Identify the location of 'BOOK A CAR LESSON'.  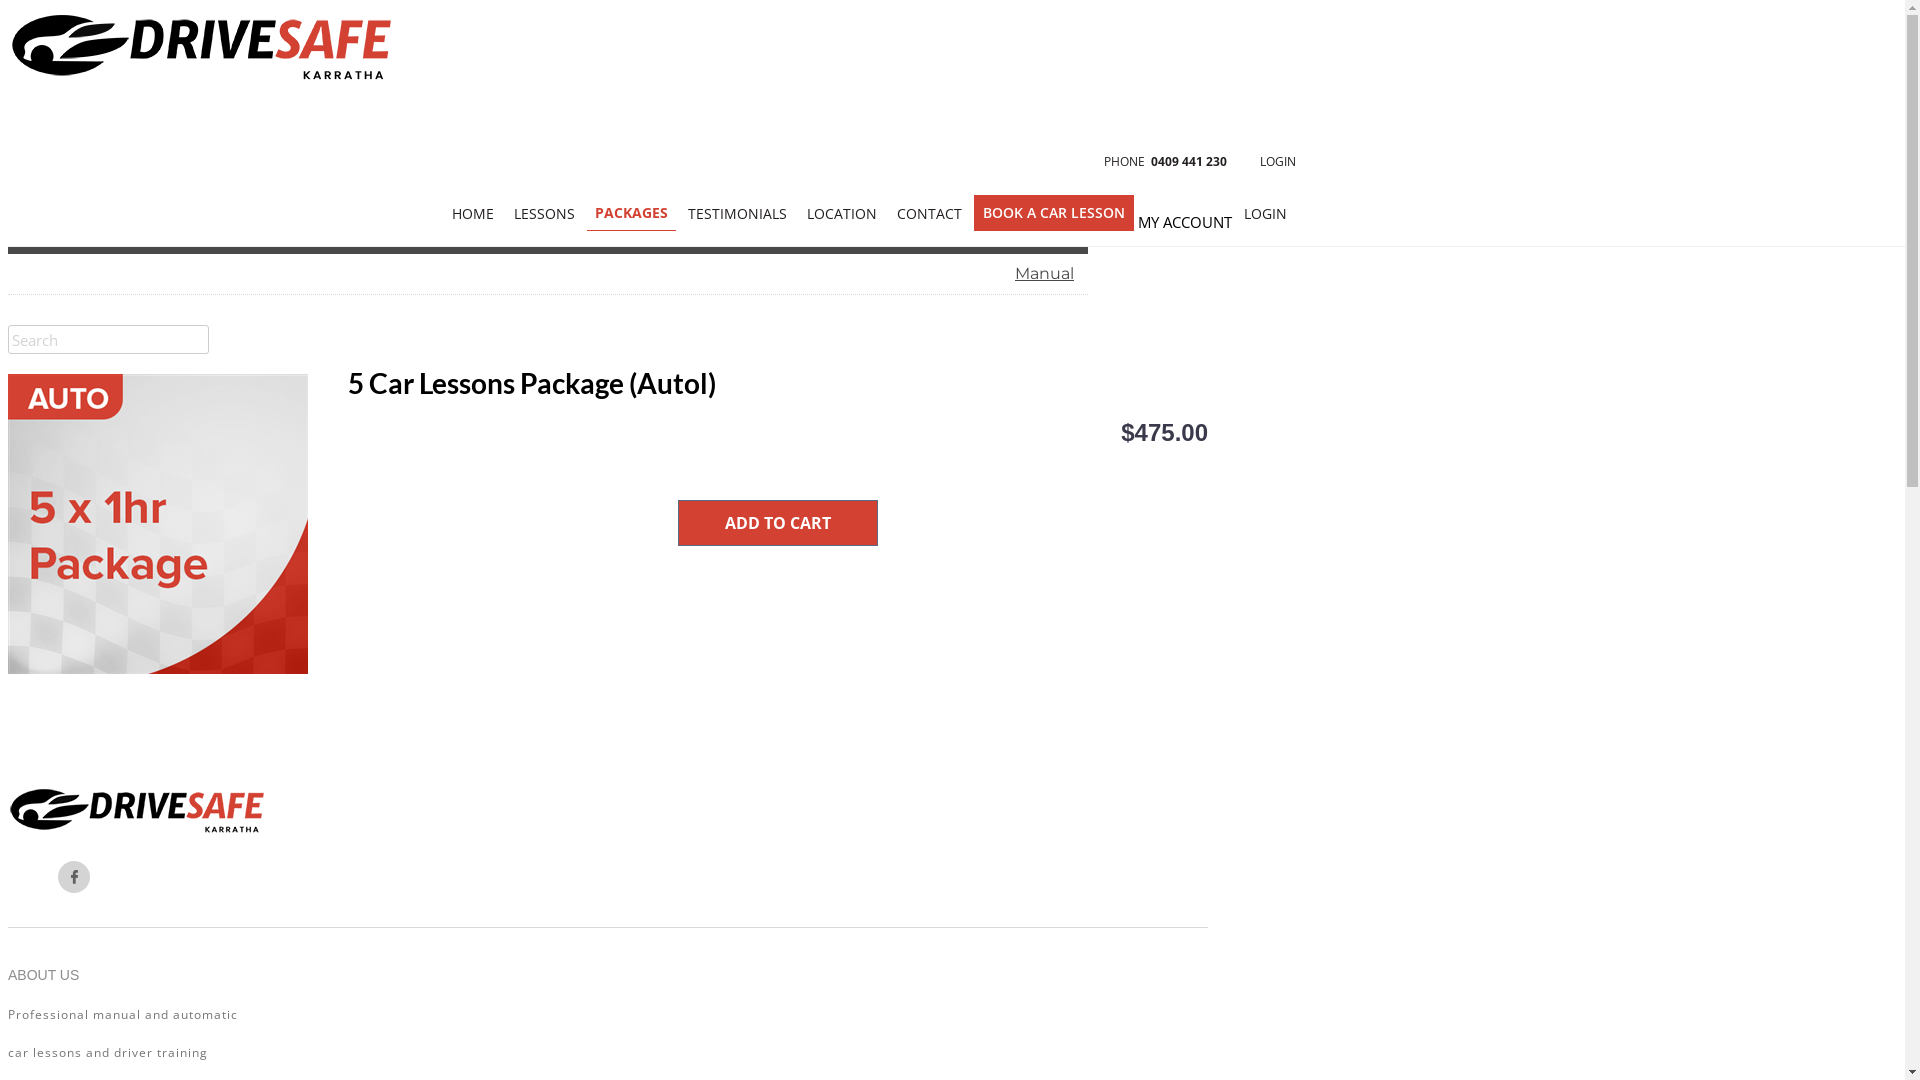
(1053, 212).